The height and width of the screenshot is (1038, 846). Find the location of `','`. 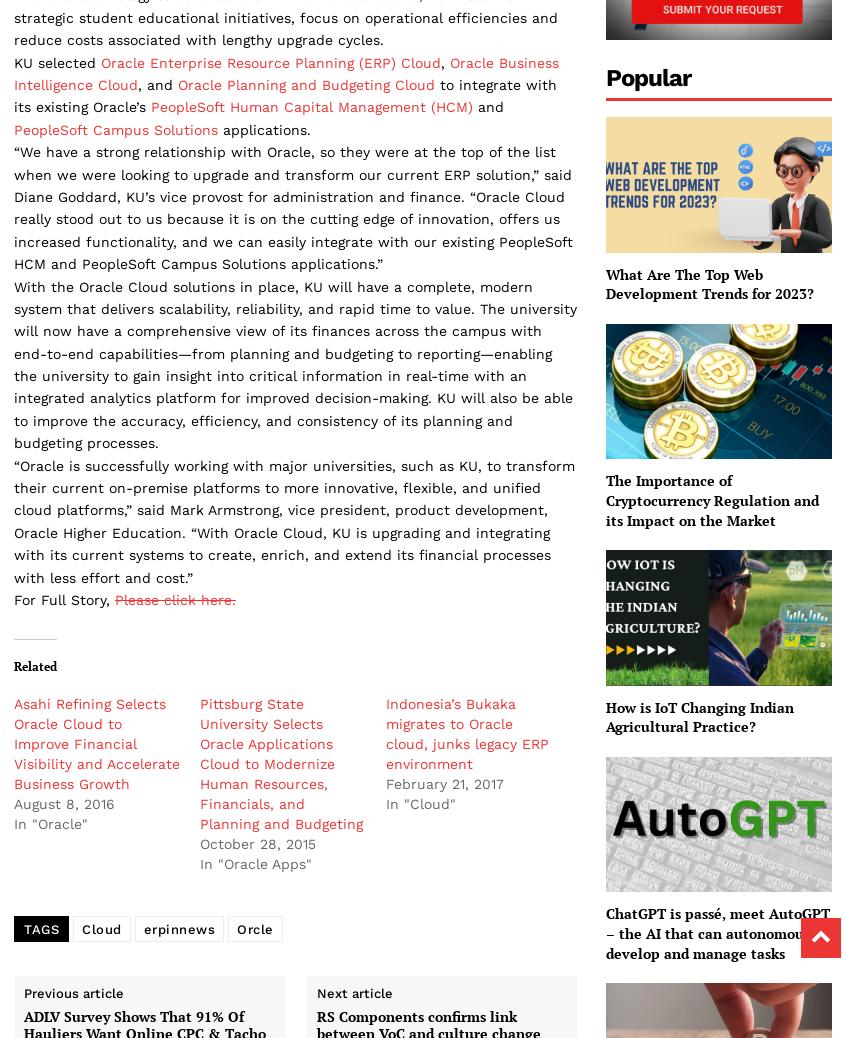

',' is located at coordinates (444, 60).